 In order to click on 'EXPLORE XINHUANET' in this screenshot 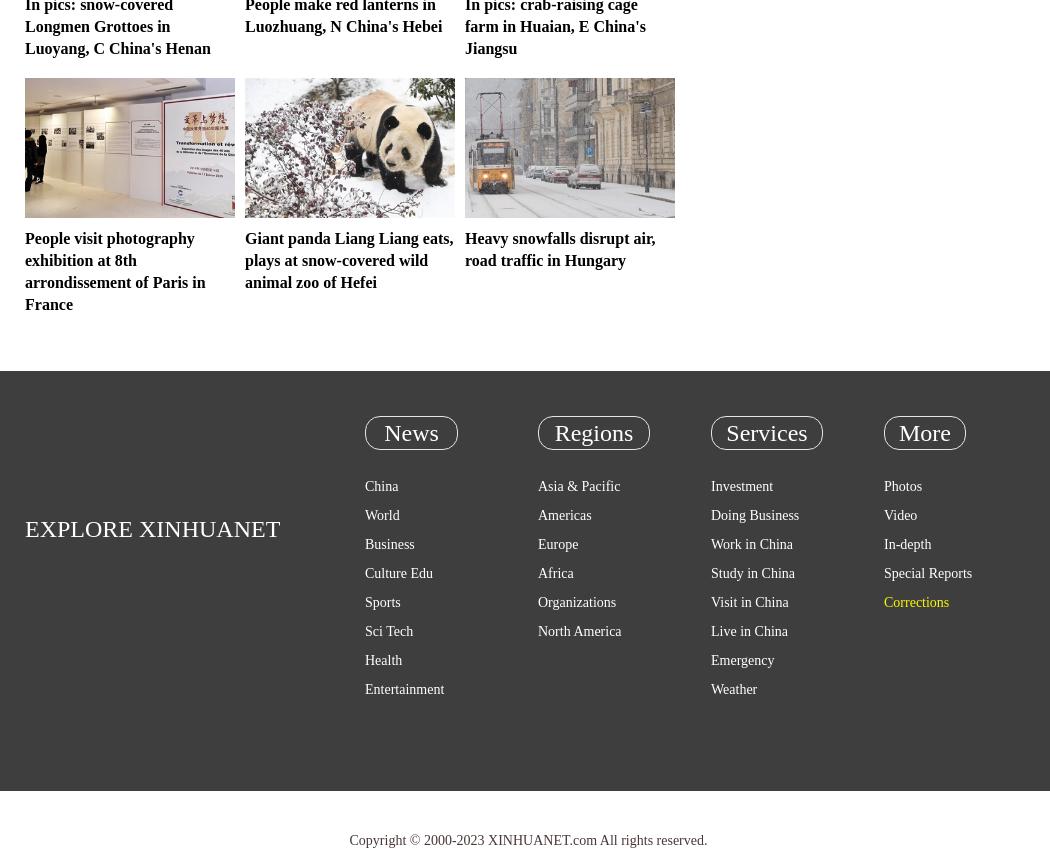, I will do `click(152, 529)`.